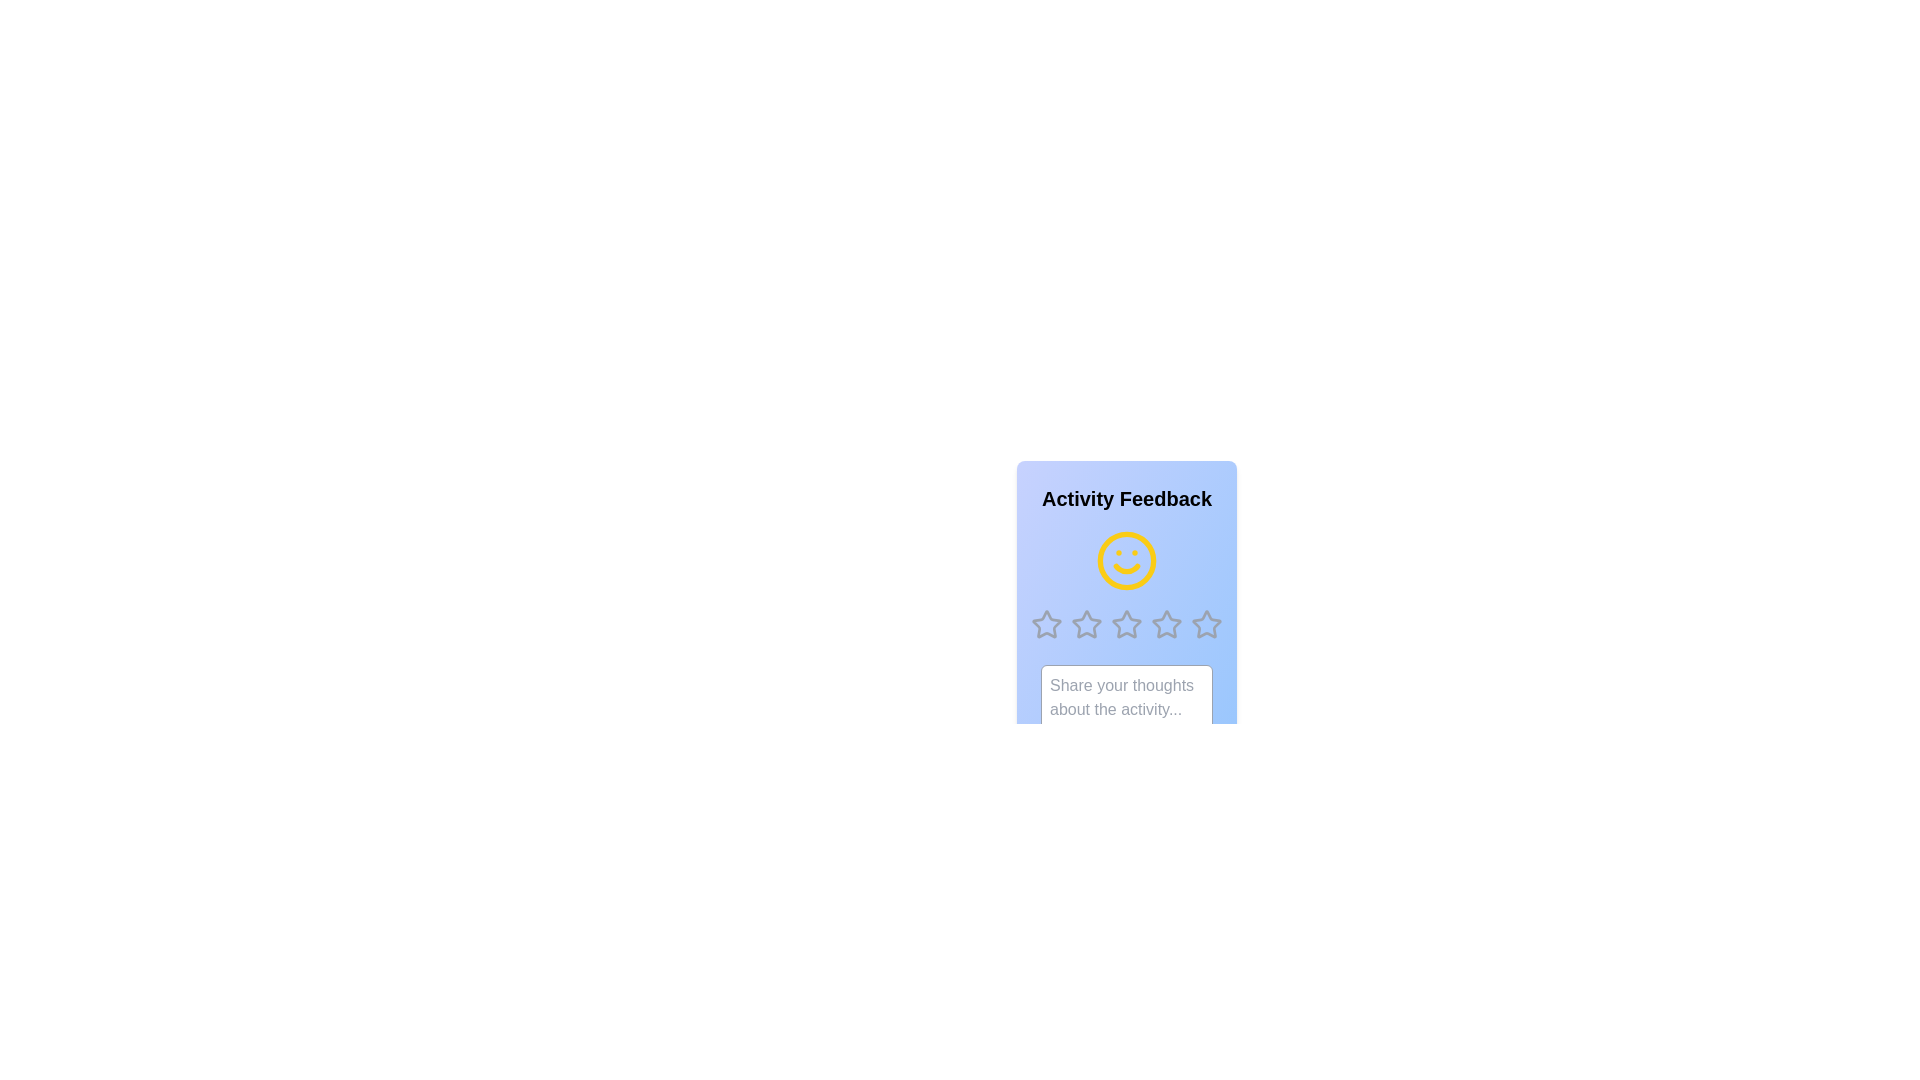 This screenshot has width=1920, height=1080. I want to click on the smiley face icon with yellow strokes, which is centrally aligned within the feedback form card, located just below the 'Activity Feedback' title, so click(1127, 560).